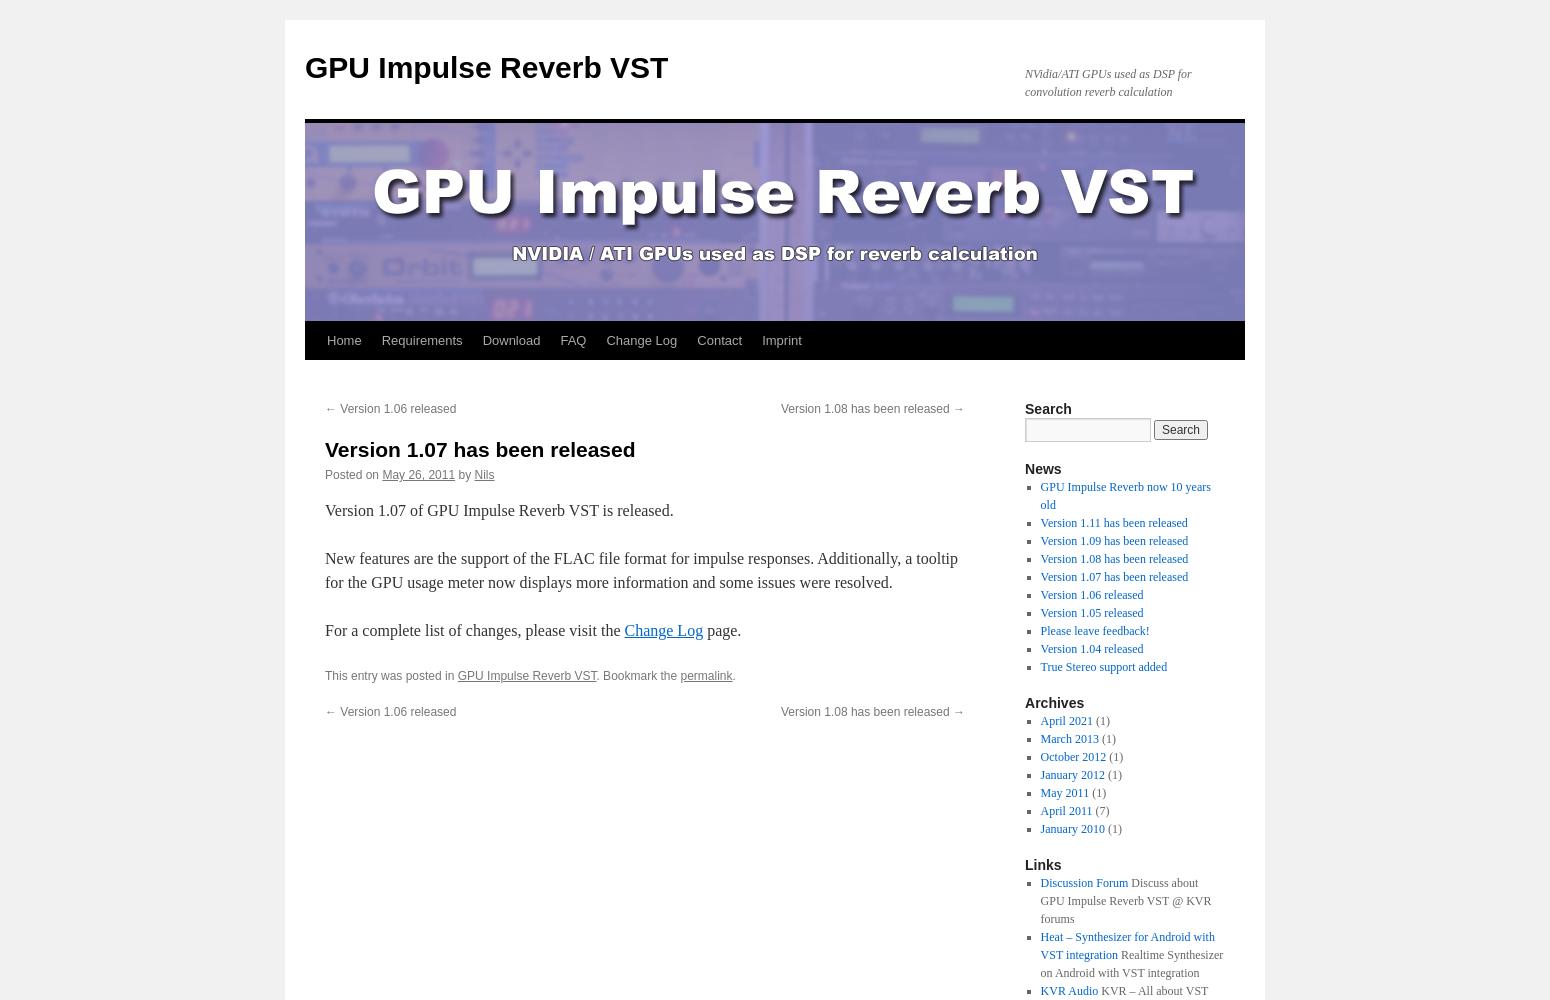 This screenshot has width=1550, height=1000. What do you see at coordinates (623, 630) in the screenshot?
I see `'Change Log'` at bounding box center [623, 630].